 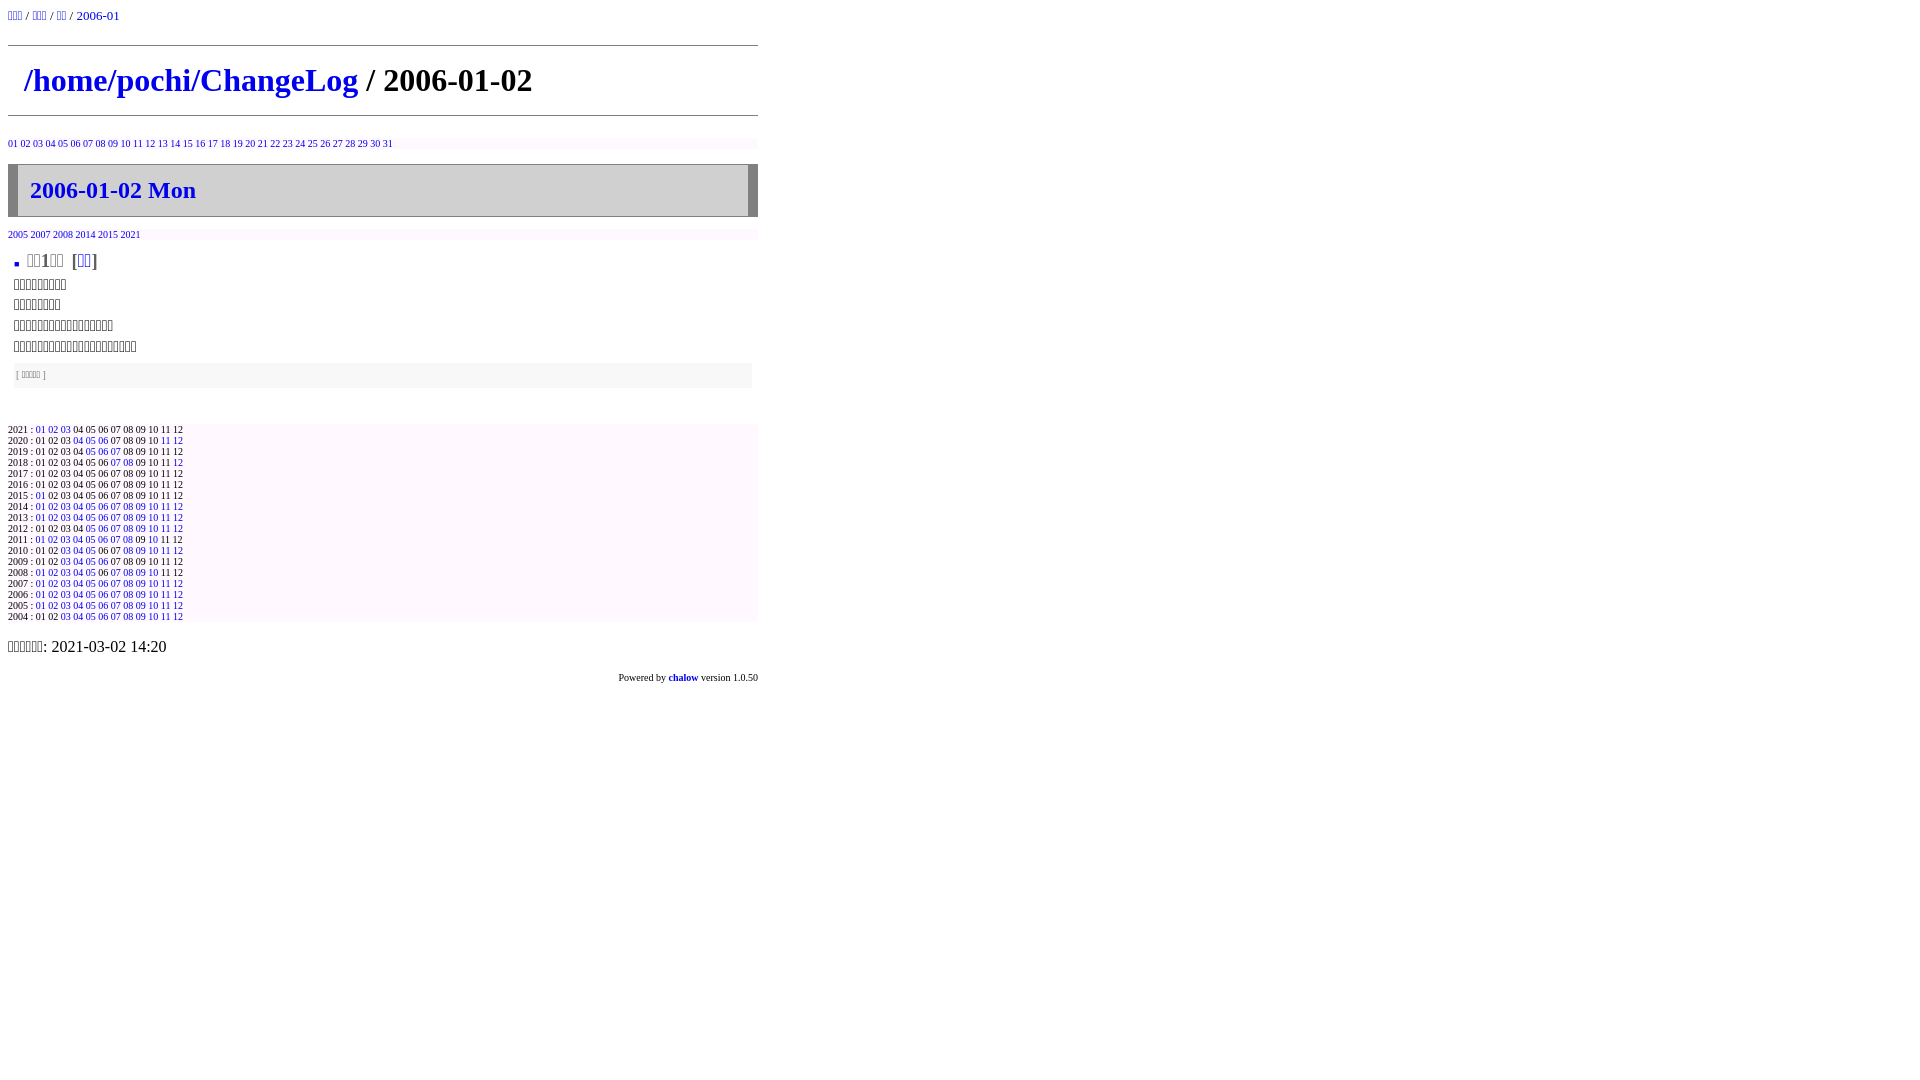 I want to click on '12', so click(x=177, y=516).